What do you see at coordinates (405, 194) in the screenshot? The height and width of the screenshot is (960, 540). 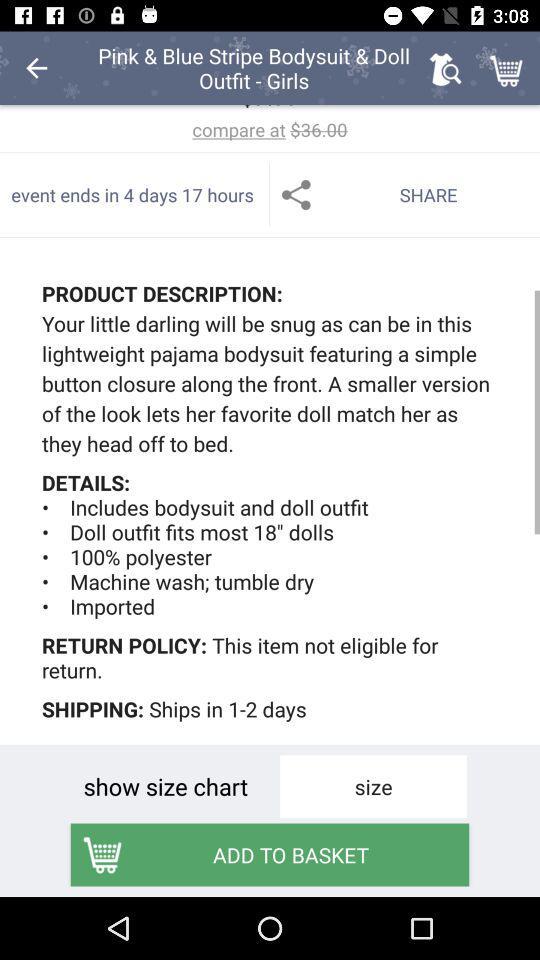 I see `share` at bounding box center [405, 194].